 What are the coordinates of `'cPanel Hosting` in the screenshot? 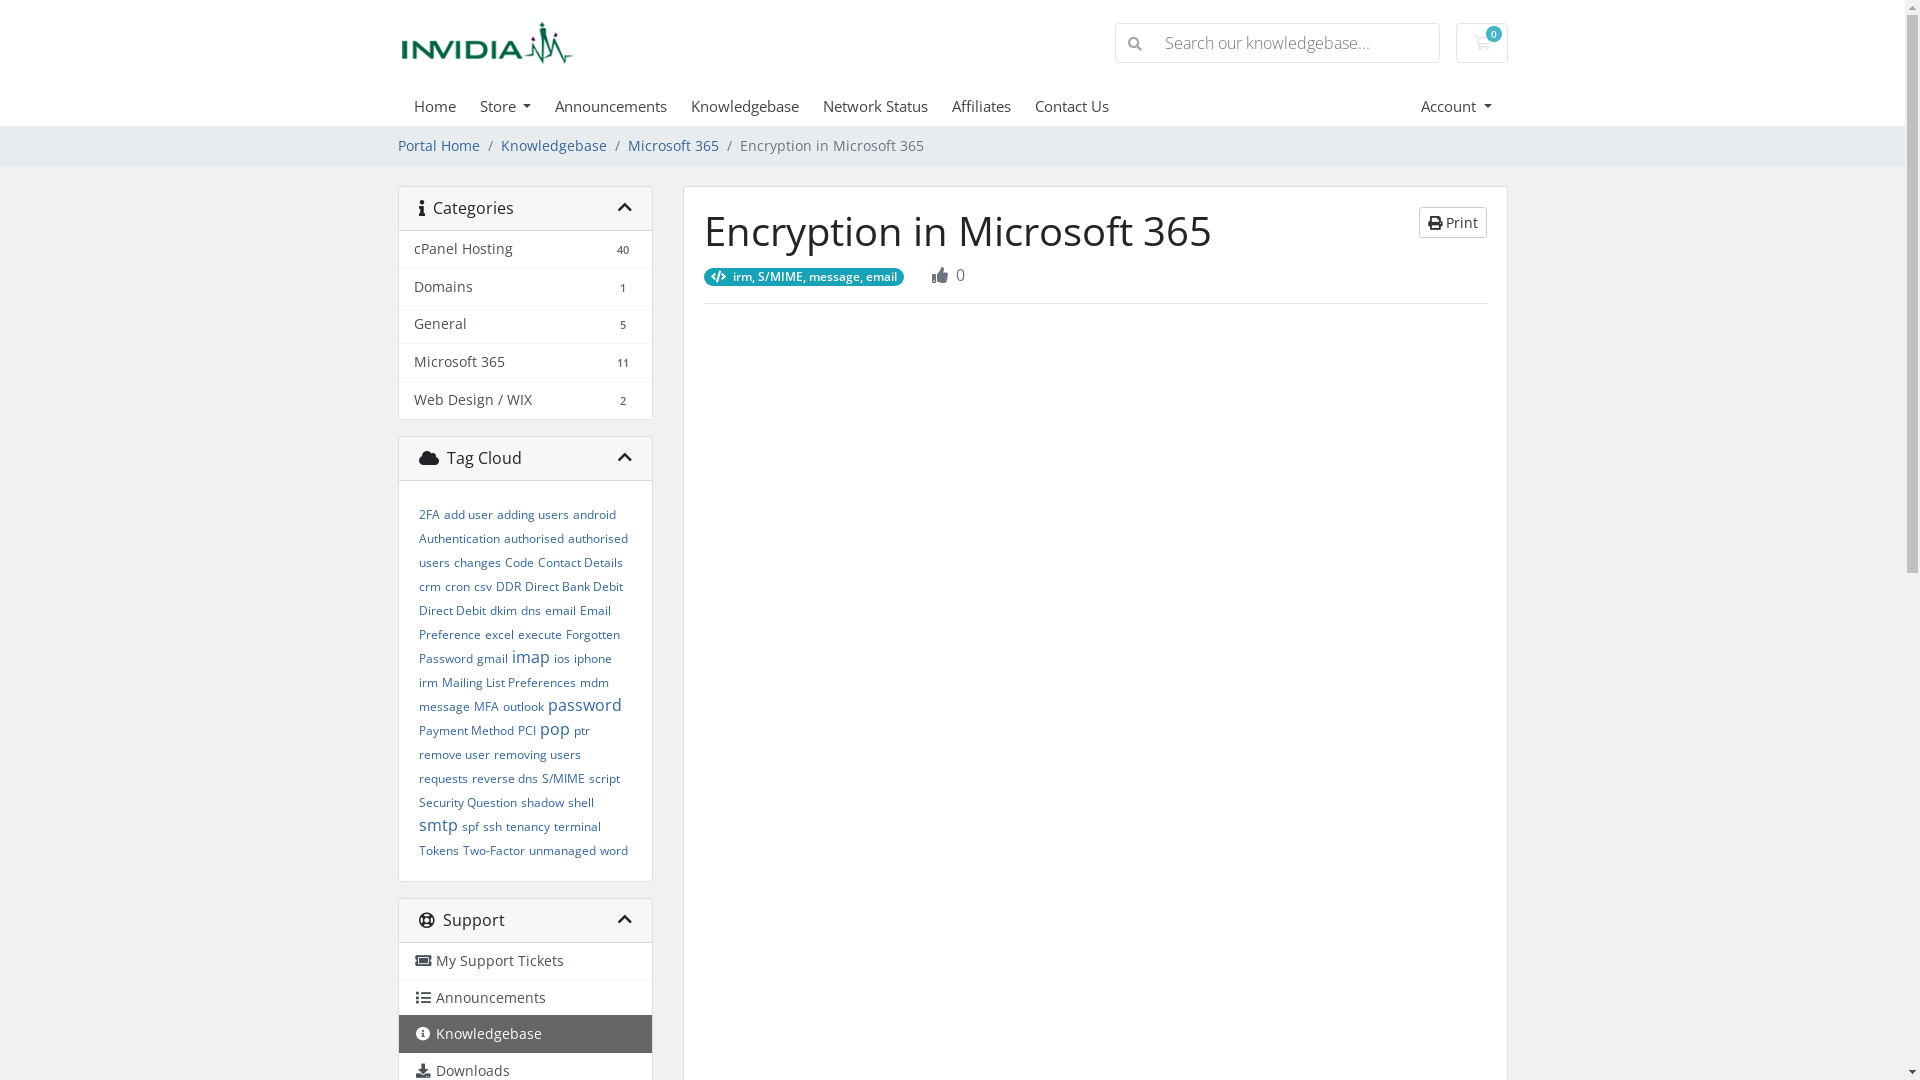 It's located at (524, 249).